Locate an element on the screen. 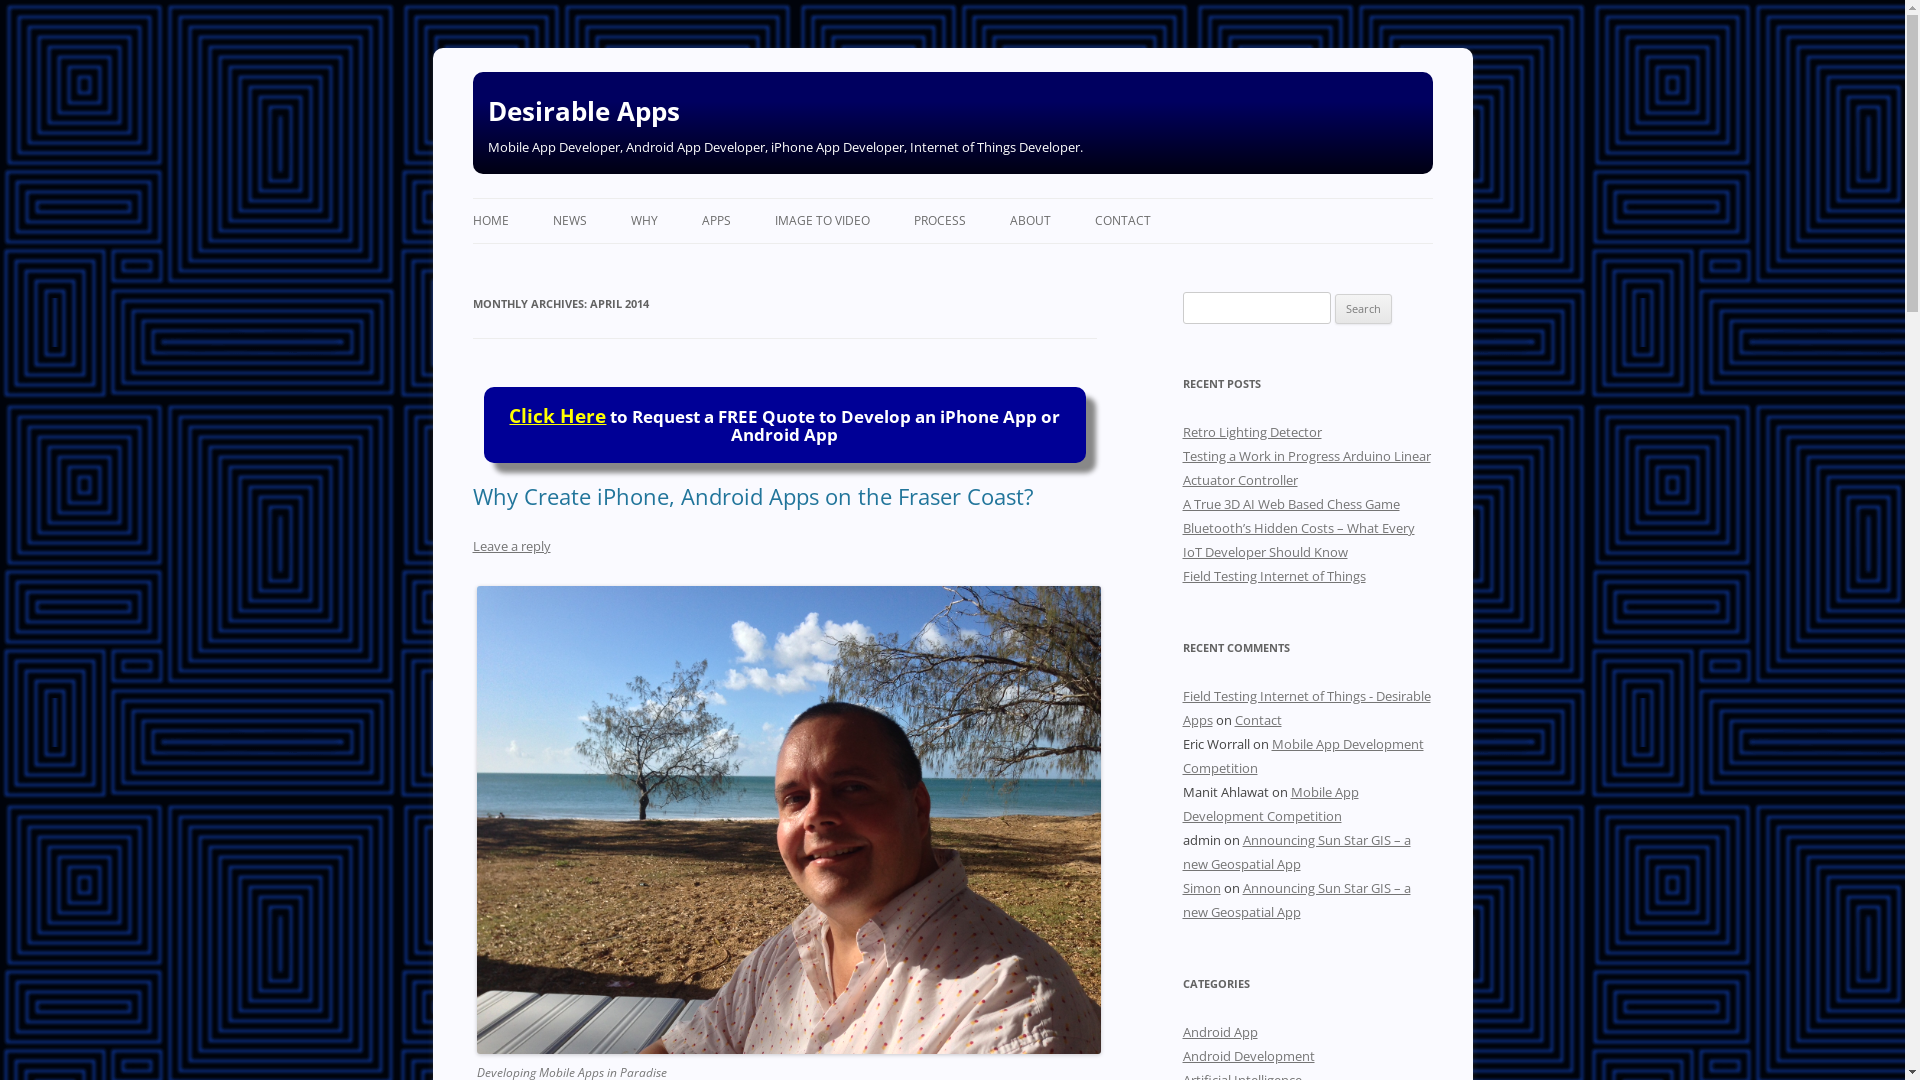 The width and height of the screenshot is (1920, 1080). 'Search' is located at coordinates (1334, 308).